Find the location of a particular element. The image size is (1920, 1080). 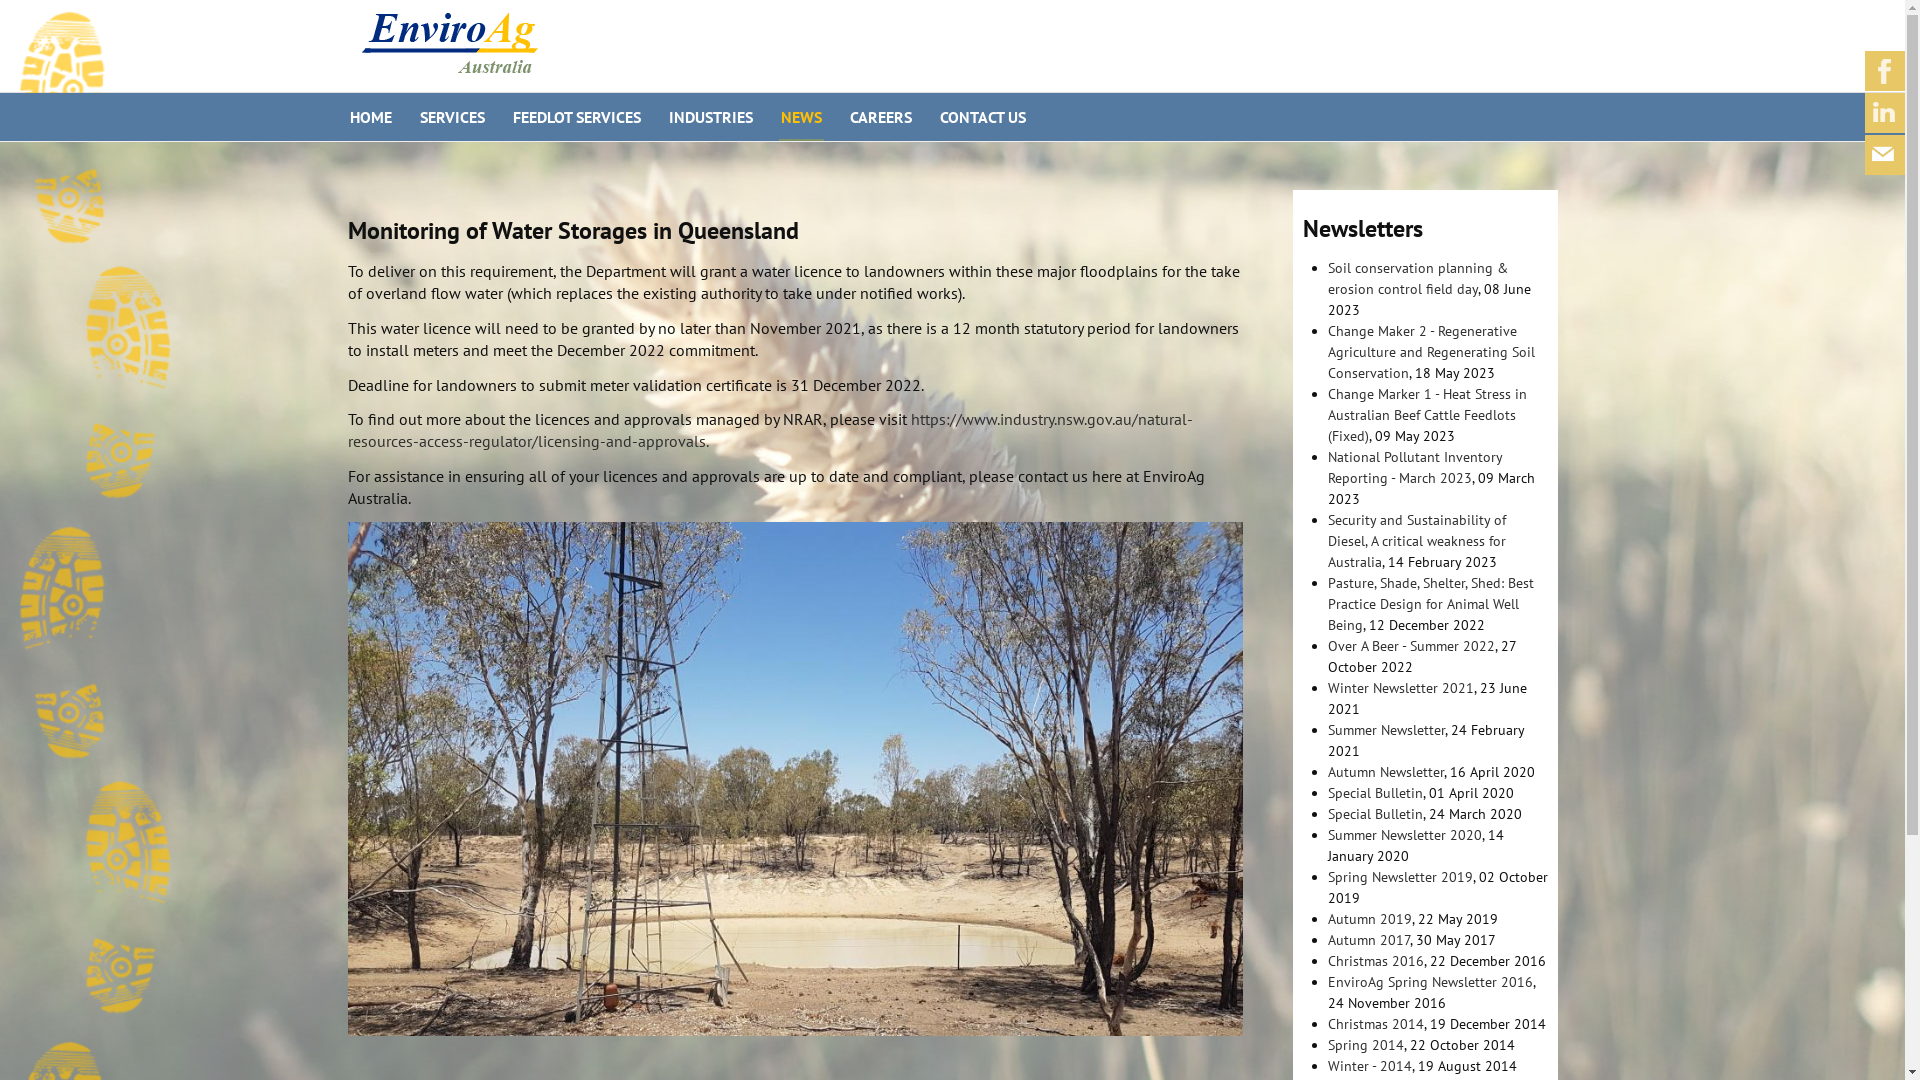

'Winter - 2014' is located at coordinates (1368, 1064).